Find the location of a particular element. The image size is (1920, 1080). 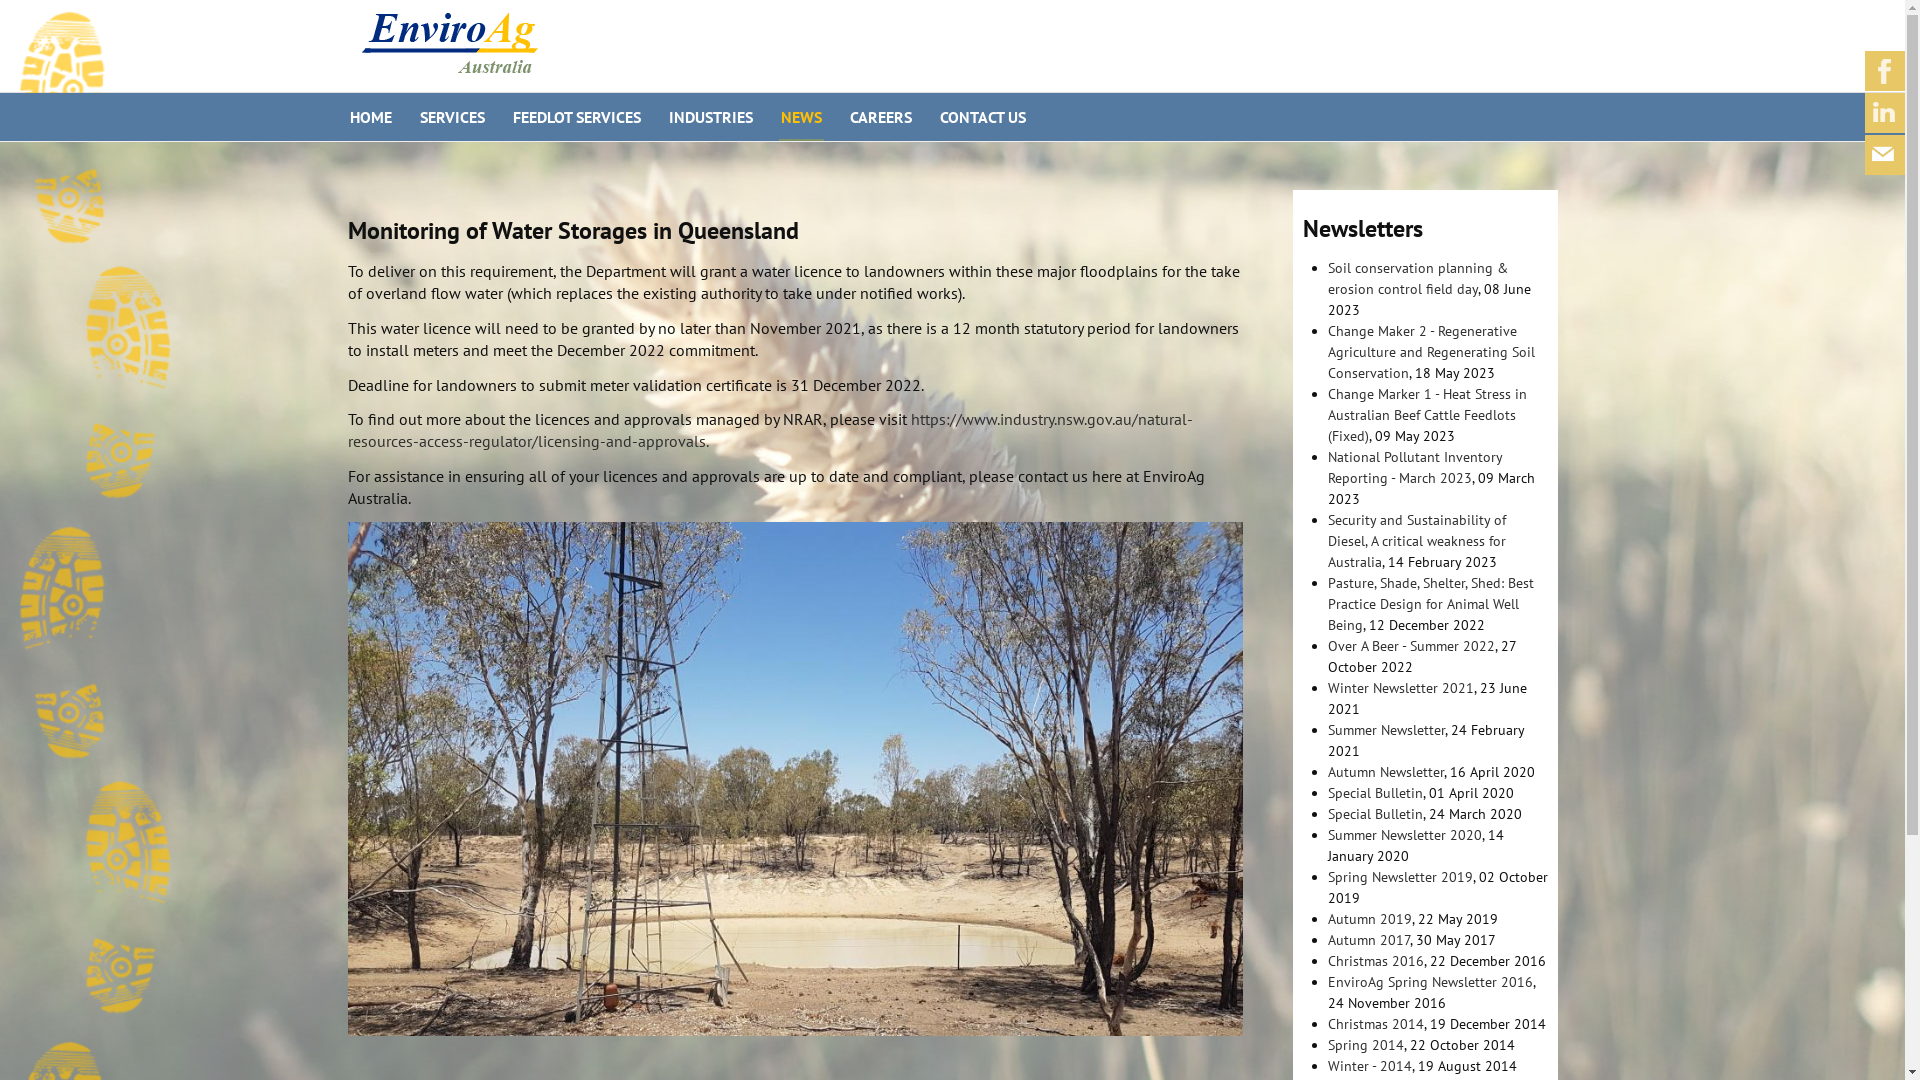

'Winter - 2014' is located at coordinates (1368, 1064).